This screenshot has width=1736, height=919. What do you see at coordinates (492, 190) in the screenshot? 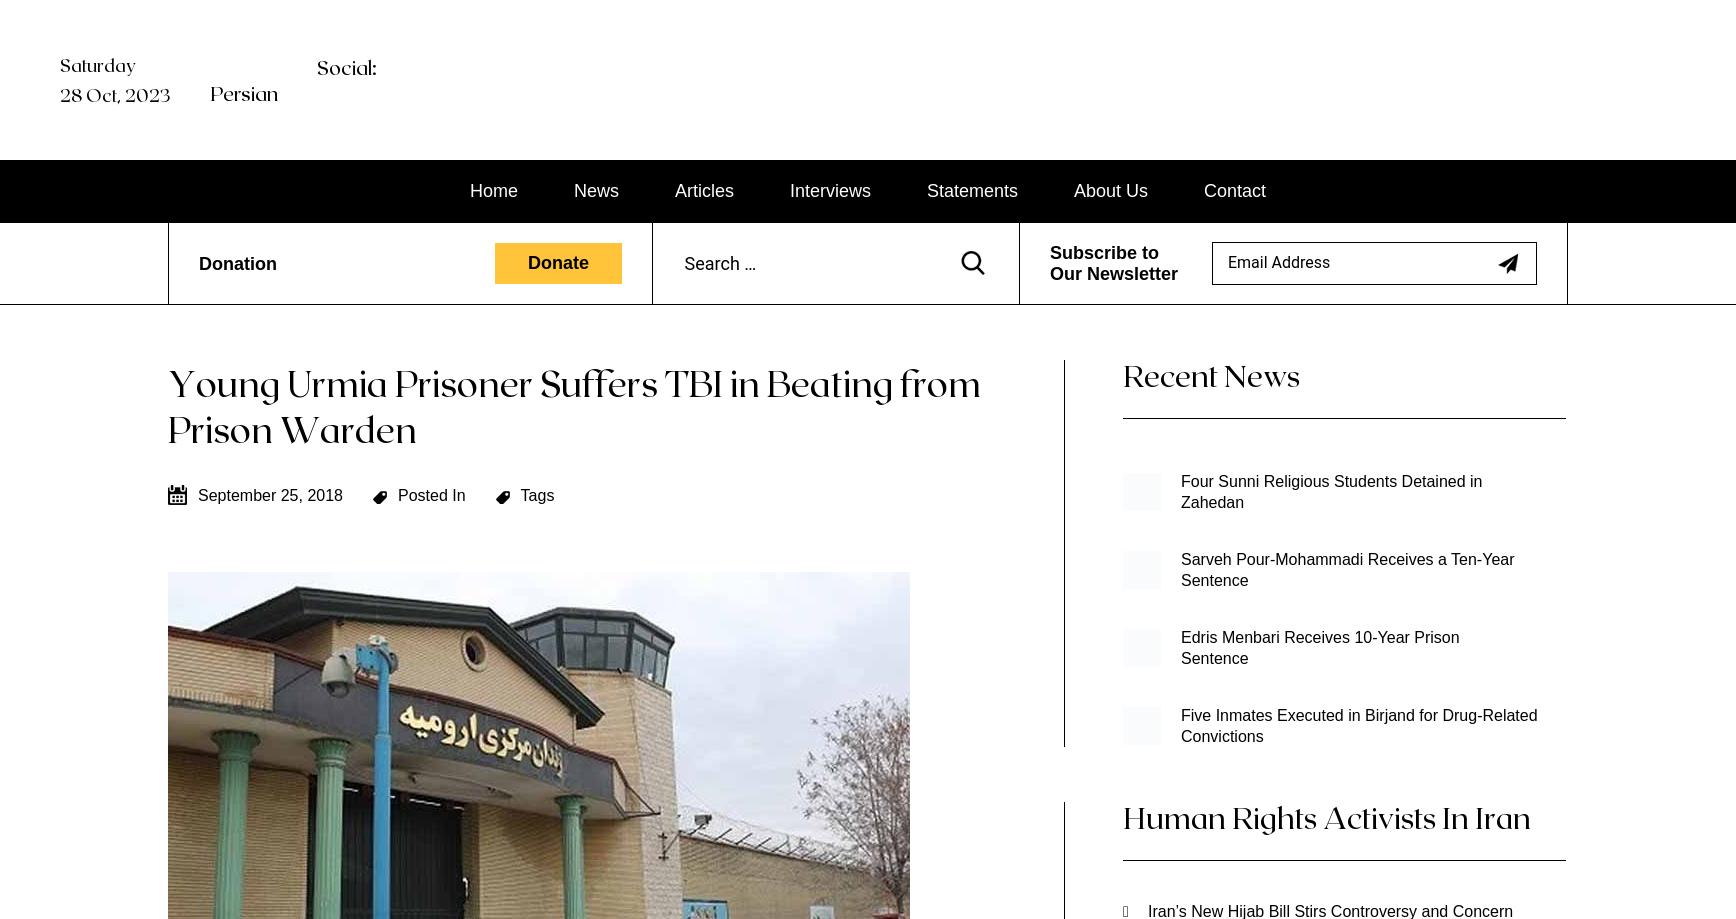
I see `'Home'` at bounding box center [492, 190].